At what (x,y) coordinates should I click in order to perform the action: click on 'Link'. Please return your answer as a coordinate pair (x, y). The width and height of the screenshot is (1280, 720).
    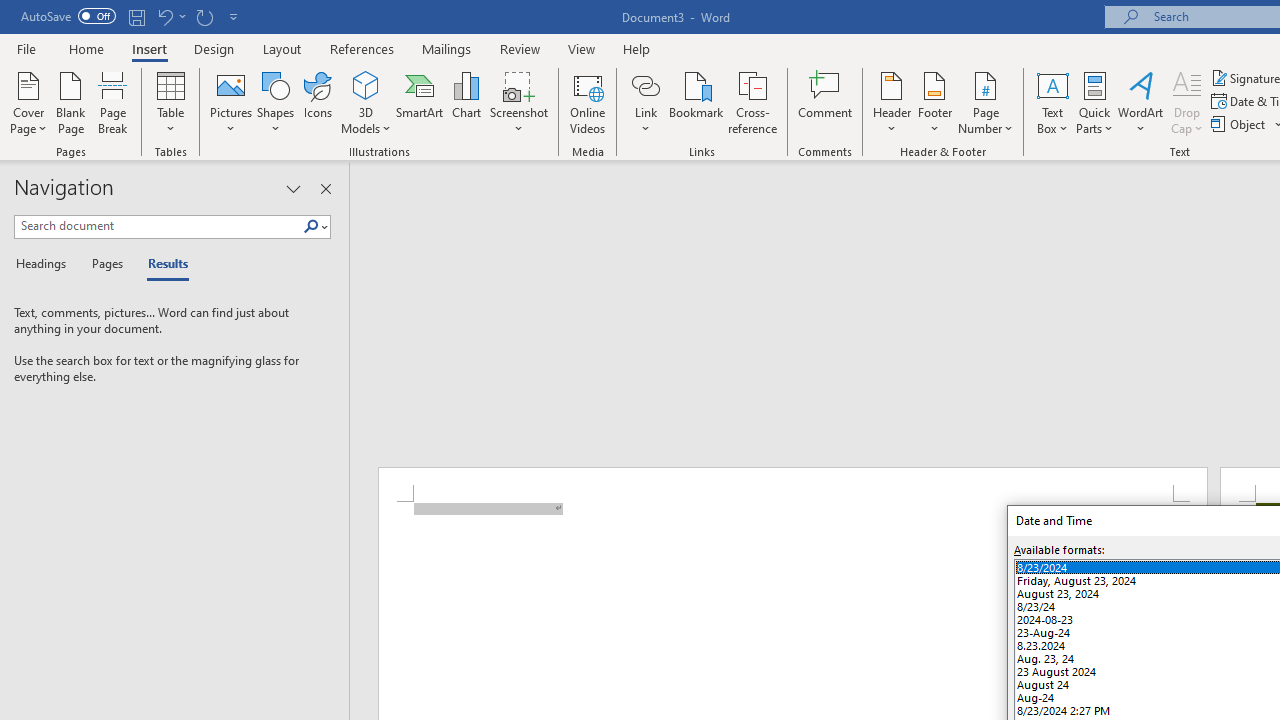
    Looking at the image, I should click on (645, 103).